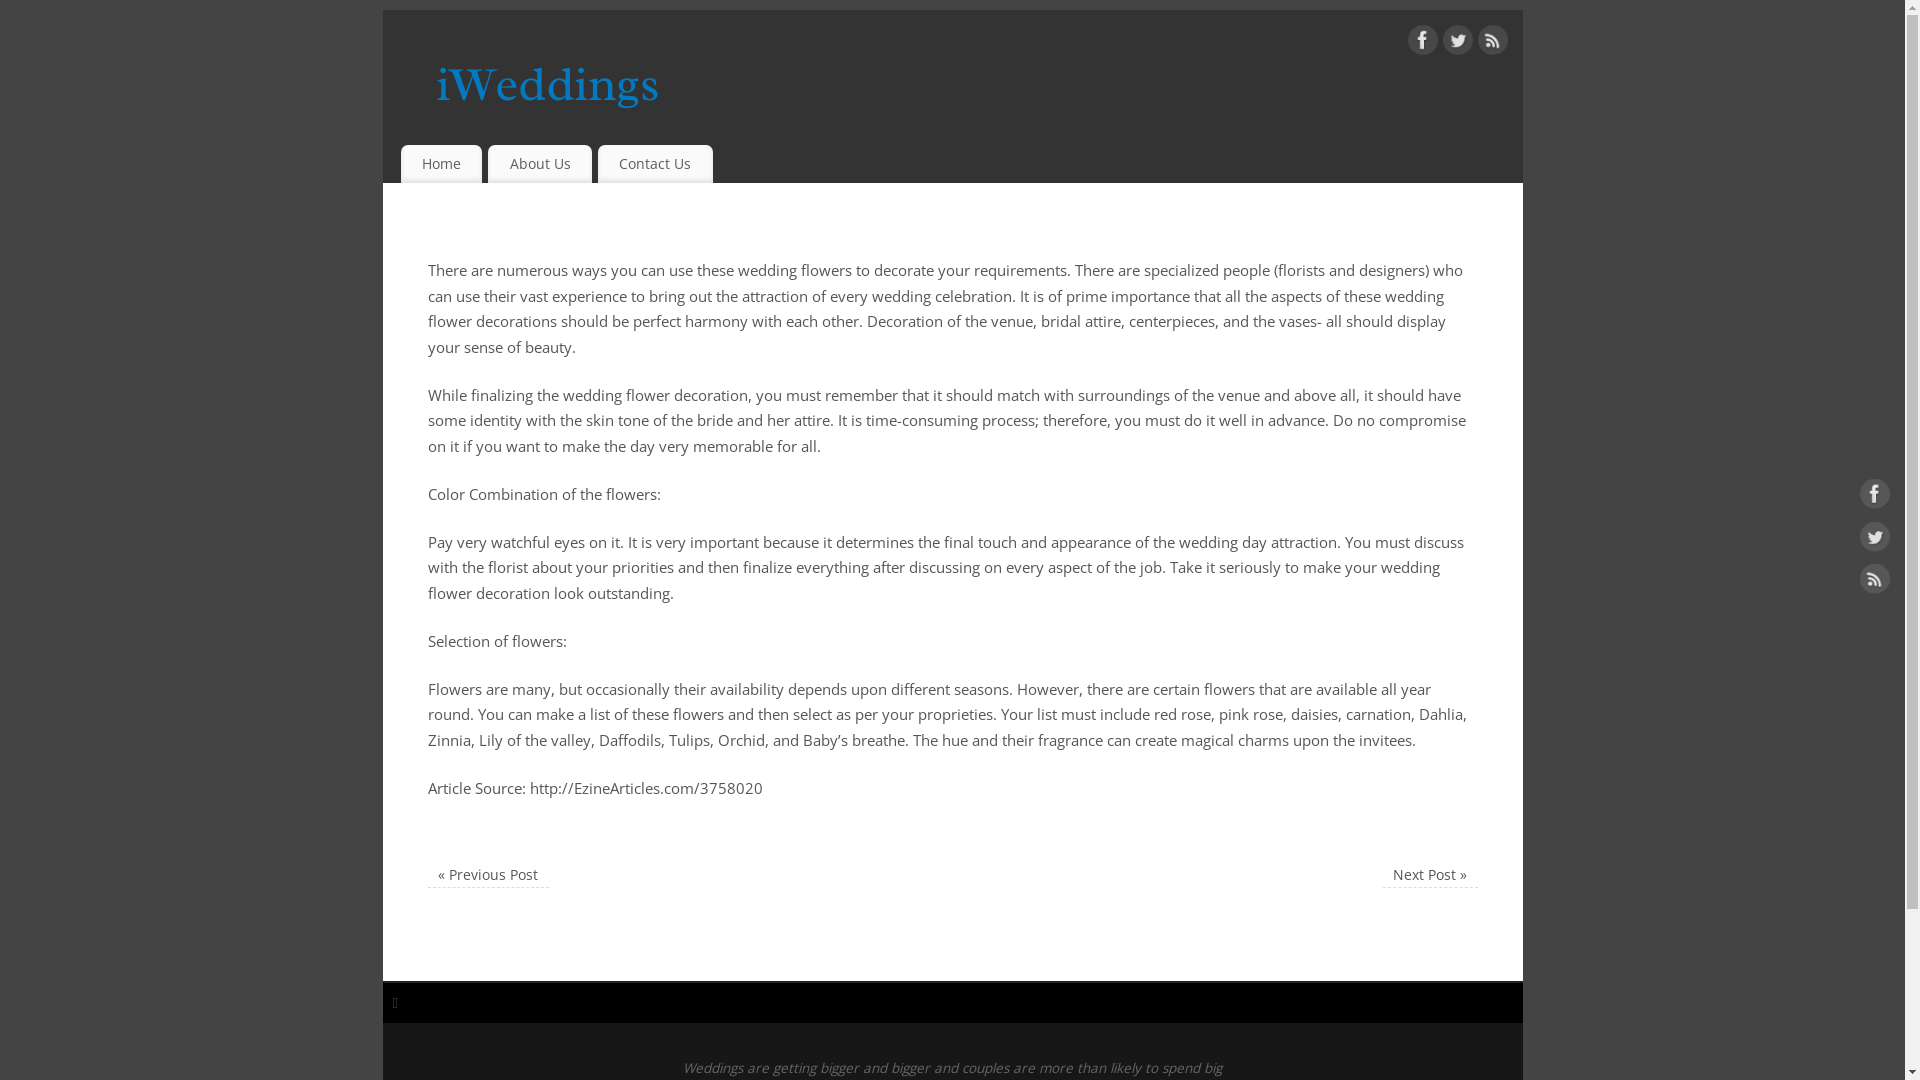 The height and width of the screenshot is (1080, 1920). I want to click on 'RSS', so click(1492, 43).